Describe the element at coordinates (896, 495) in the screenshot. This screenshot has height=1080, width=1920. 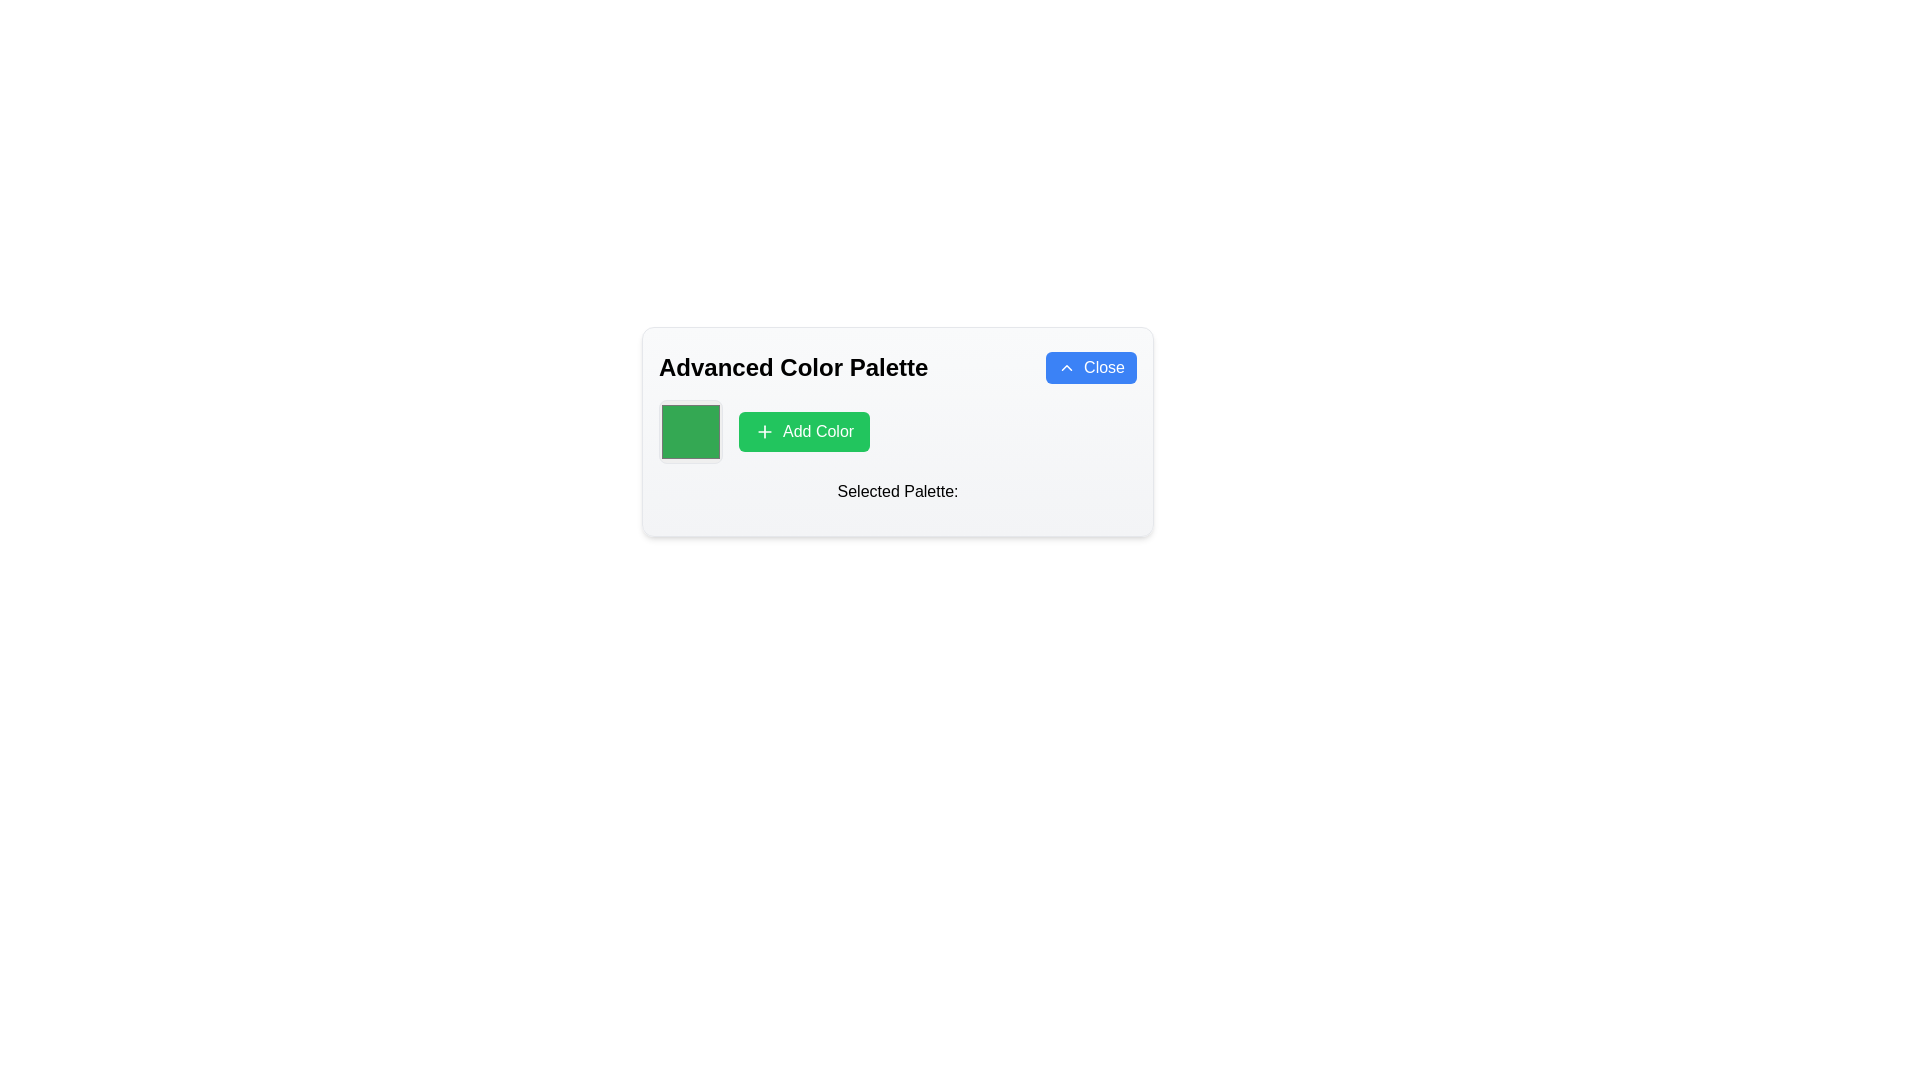
I see `the Text Label that describes the section for selected colors, located below the 'Add Color' button and color swatch` at that location.